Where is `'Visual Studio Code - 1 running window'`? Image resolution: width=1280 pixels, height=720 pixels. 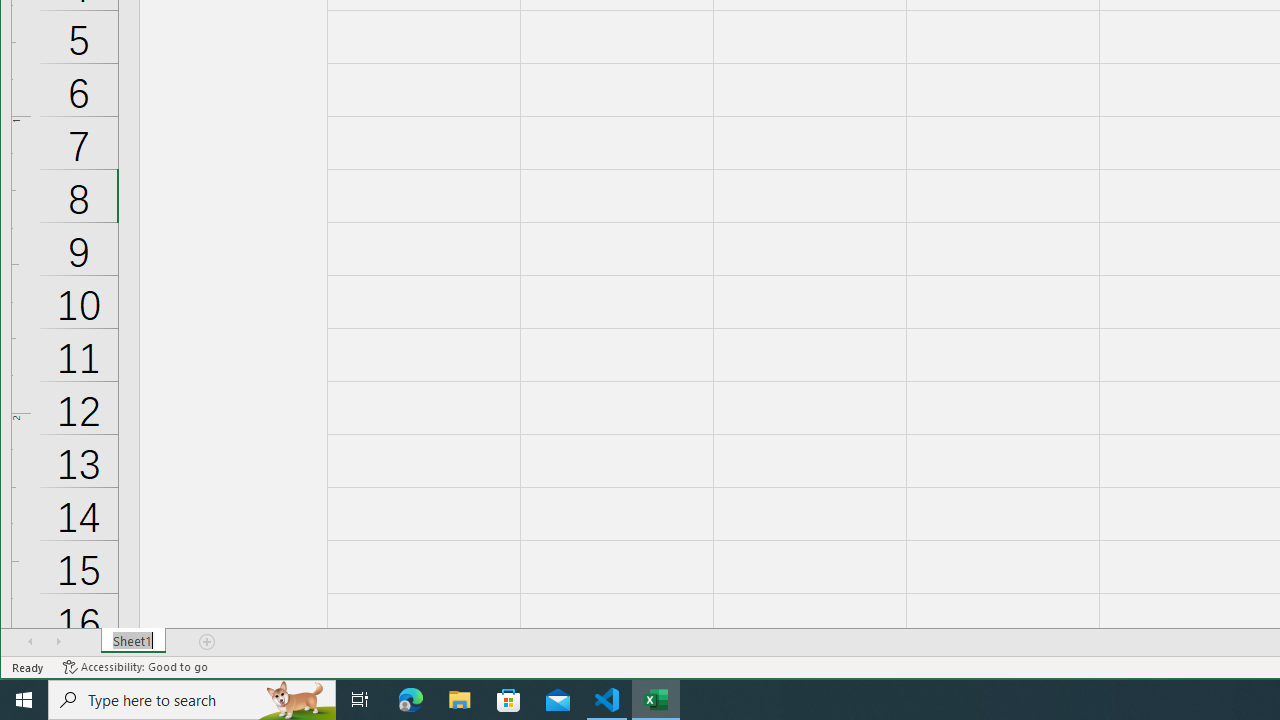
'Visual Studio Code - 1 running window' is located at coordinates (606, 698).